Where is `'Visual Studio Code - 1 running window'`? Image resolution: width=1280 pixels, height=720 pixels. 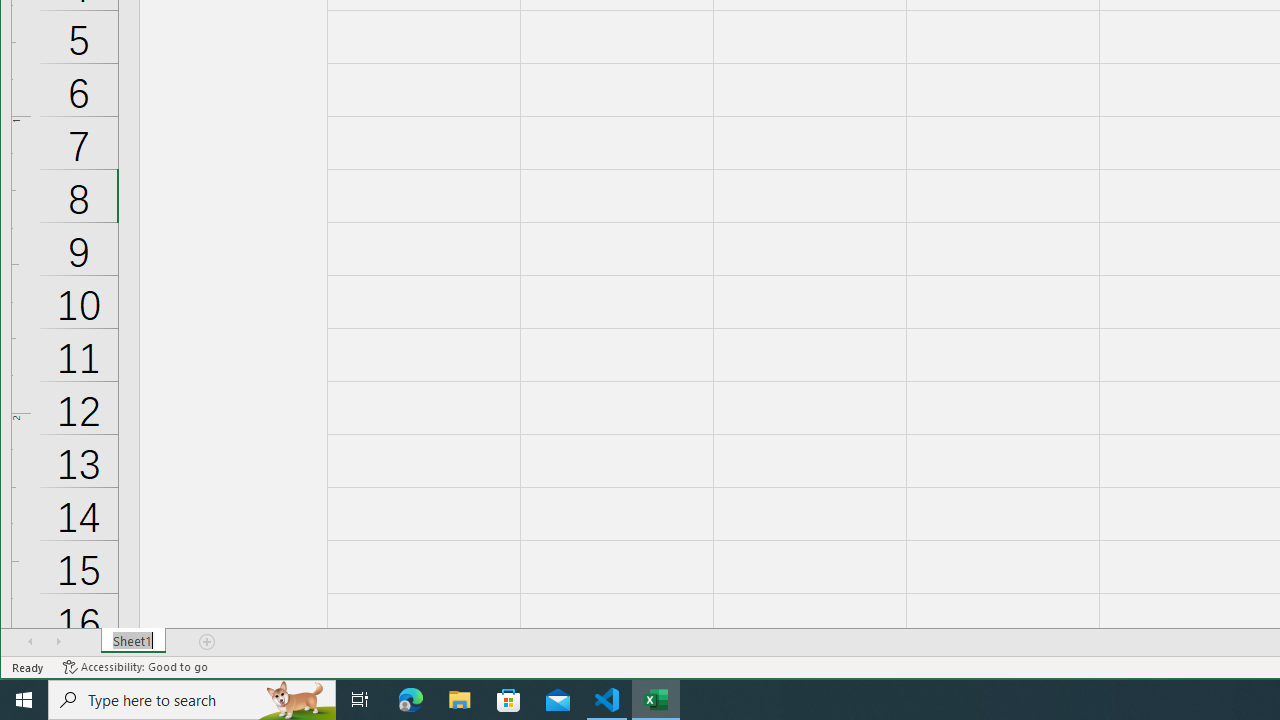
'Visual Studio Code - 1 running window' is located at coordinates (606, 698).